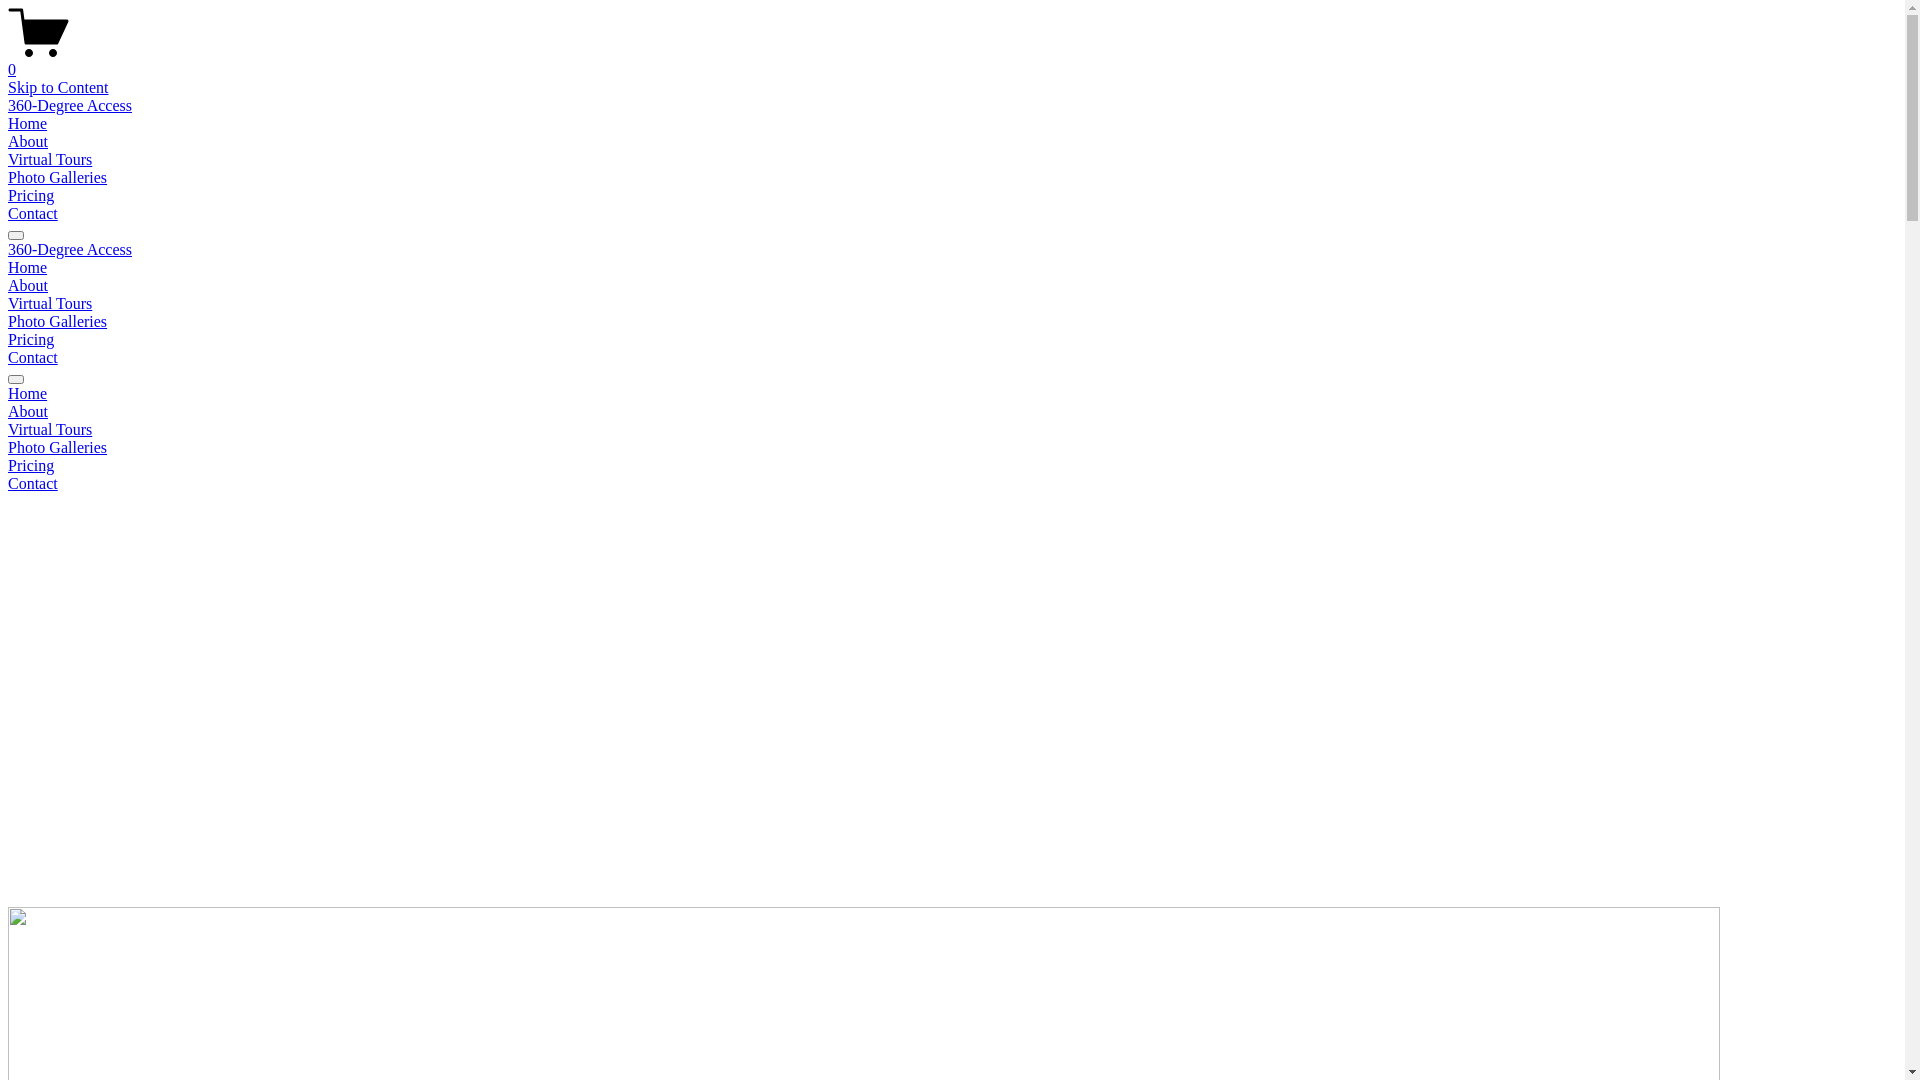 This screenshot has height=1080, width=1920. What do you see at coordinates (8, 266) in the screenshot?
I see `'Home'` at bounding box center [8, 266].